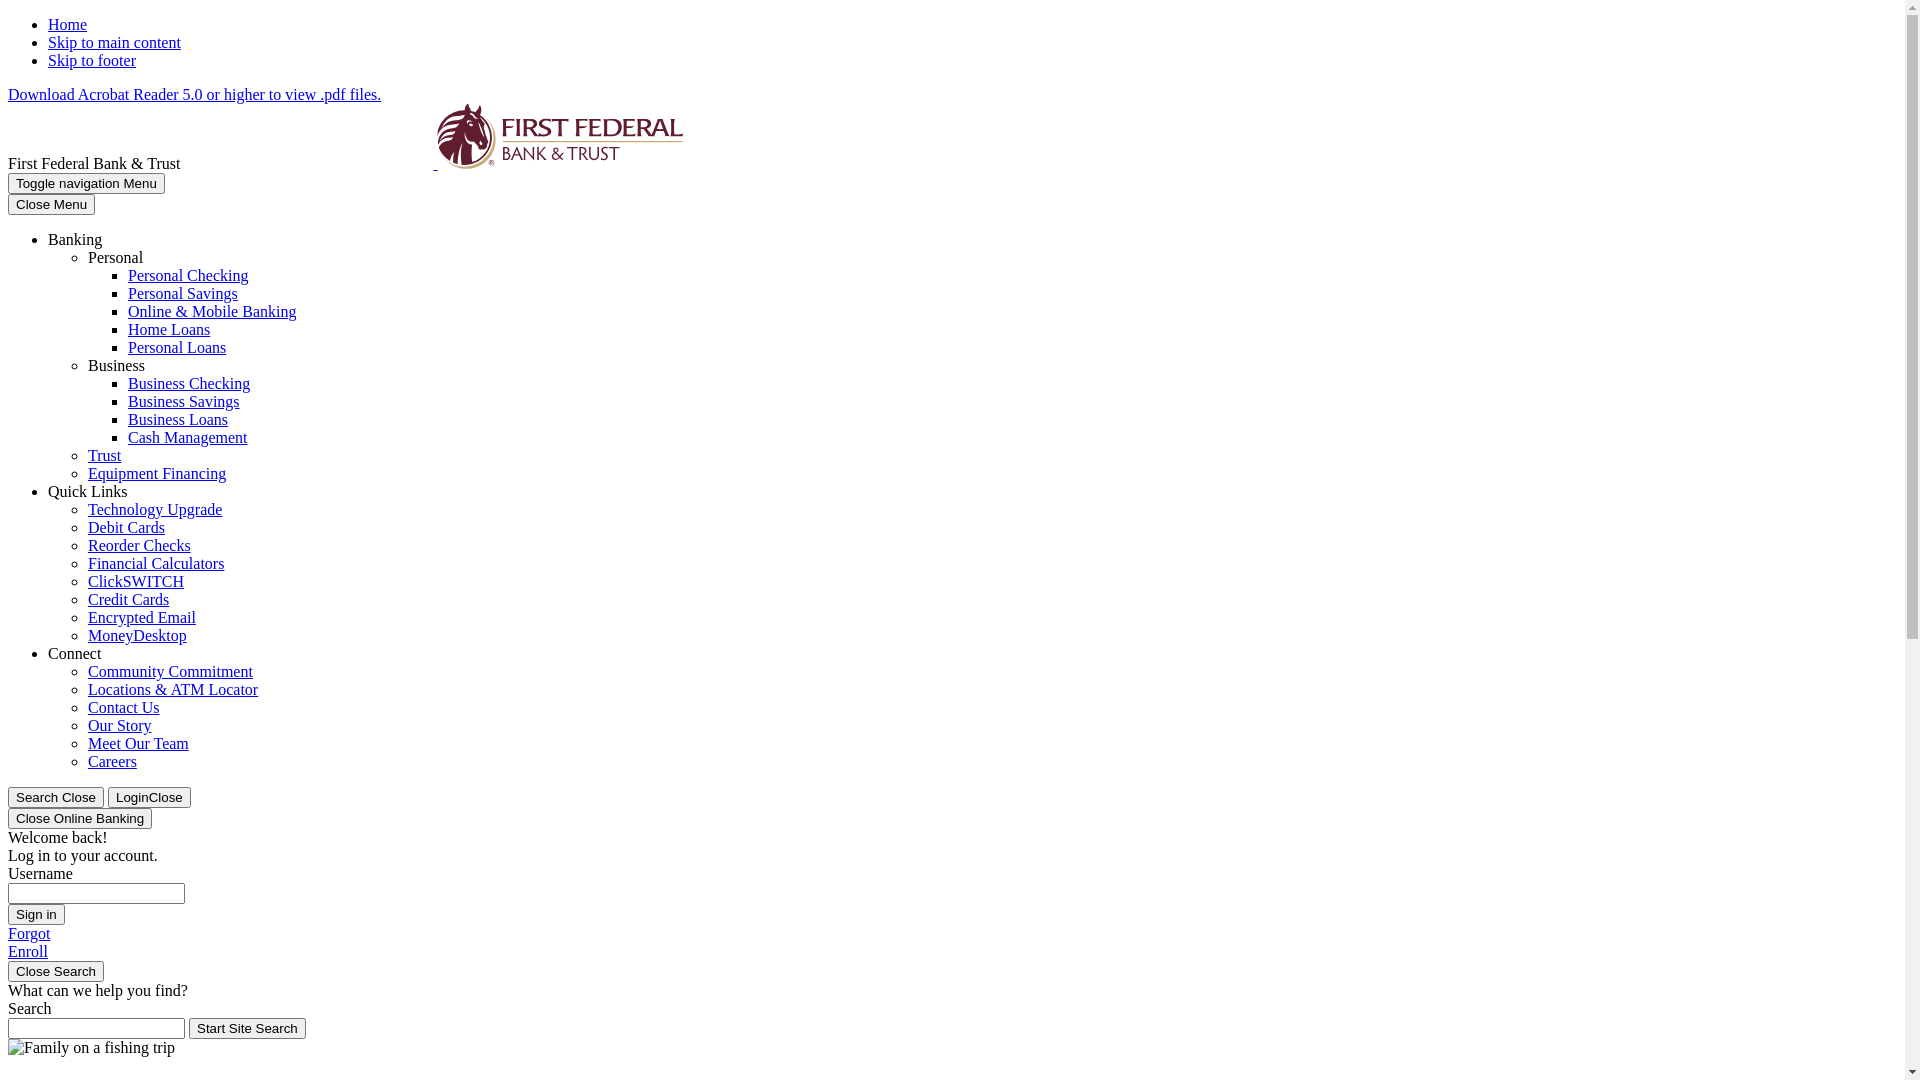 The width and height of the screenshot is (1920, 1080). Describe the element at coordinates (90, 59) in the screenshot. I see `'Skip to footer'` at that location.